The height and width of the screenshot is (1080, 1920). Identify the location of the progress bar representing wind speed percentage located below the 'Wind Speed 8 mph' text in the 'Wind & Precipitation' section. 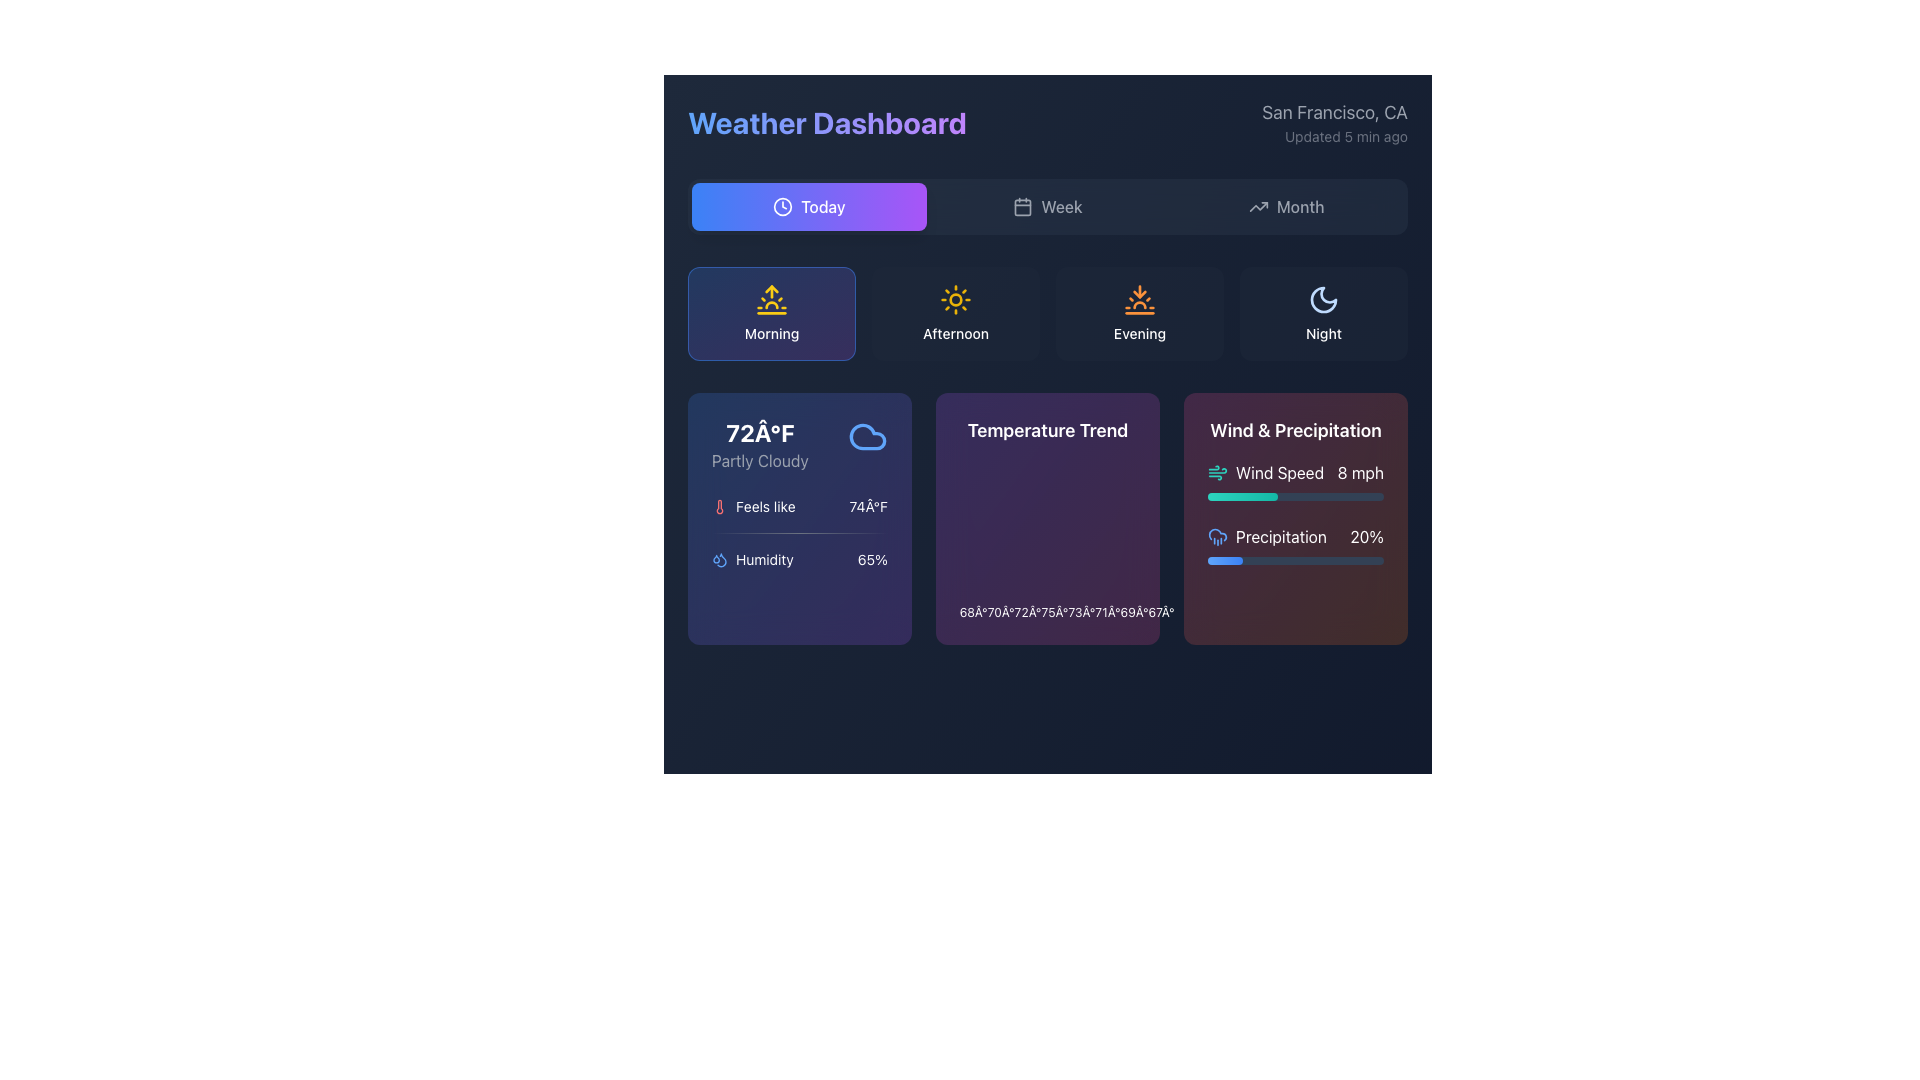
(1296, 496).